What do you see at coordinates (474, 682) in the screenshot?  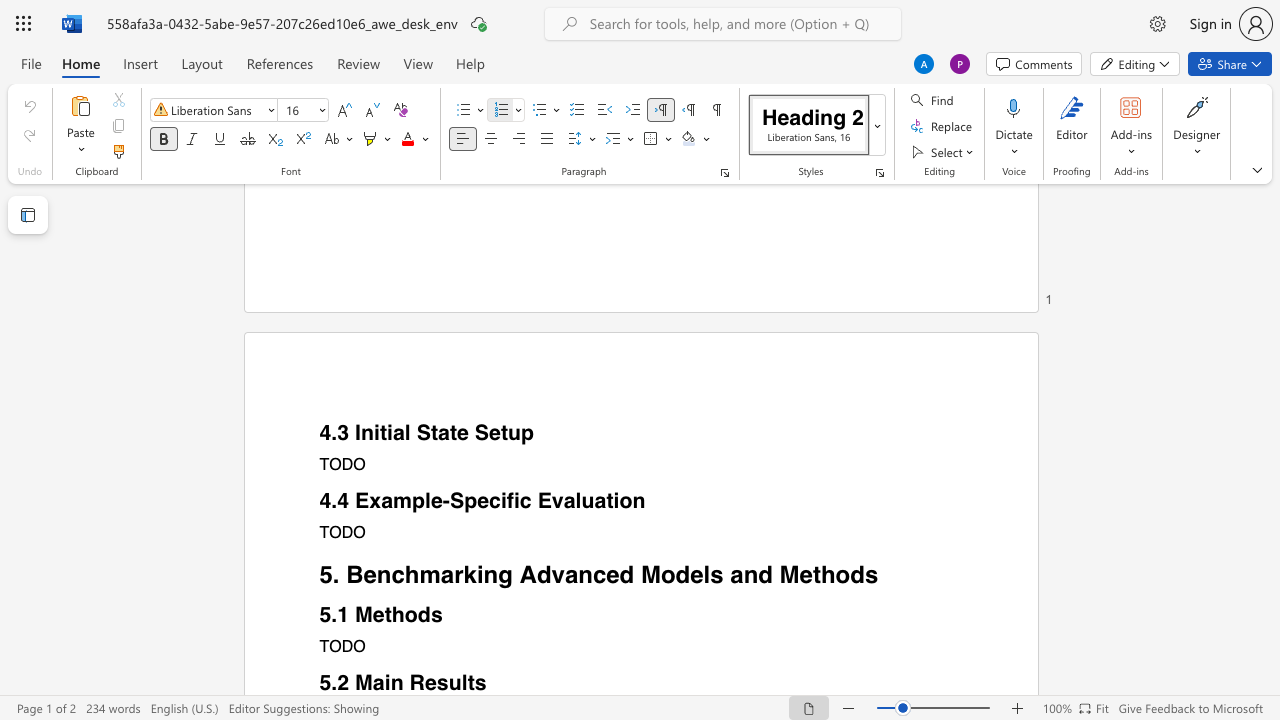 I see `the space between the continuous character "t" and "s" in the text` at bounding box center [474, 682].